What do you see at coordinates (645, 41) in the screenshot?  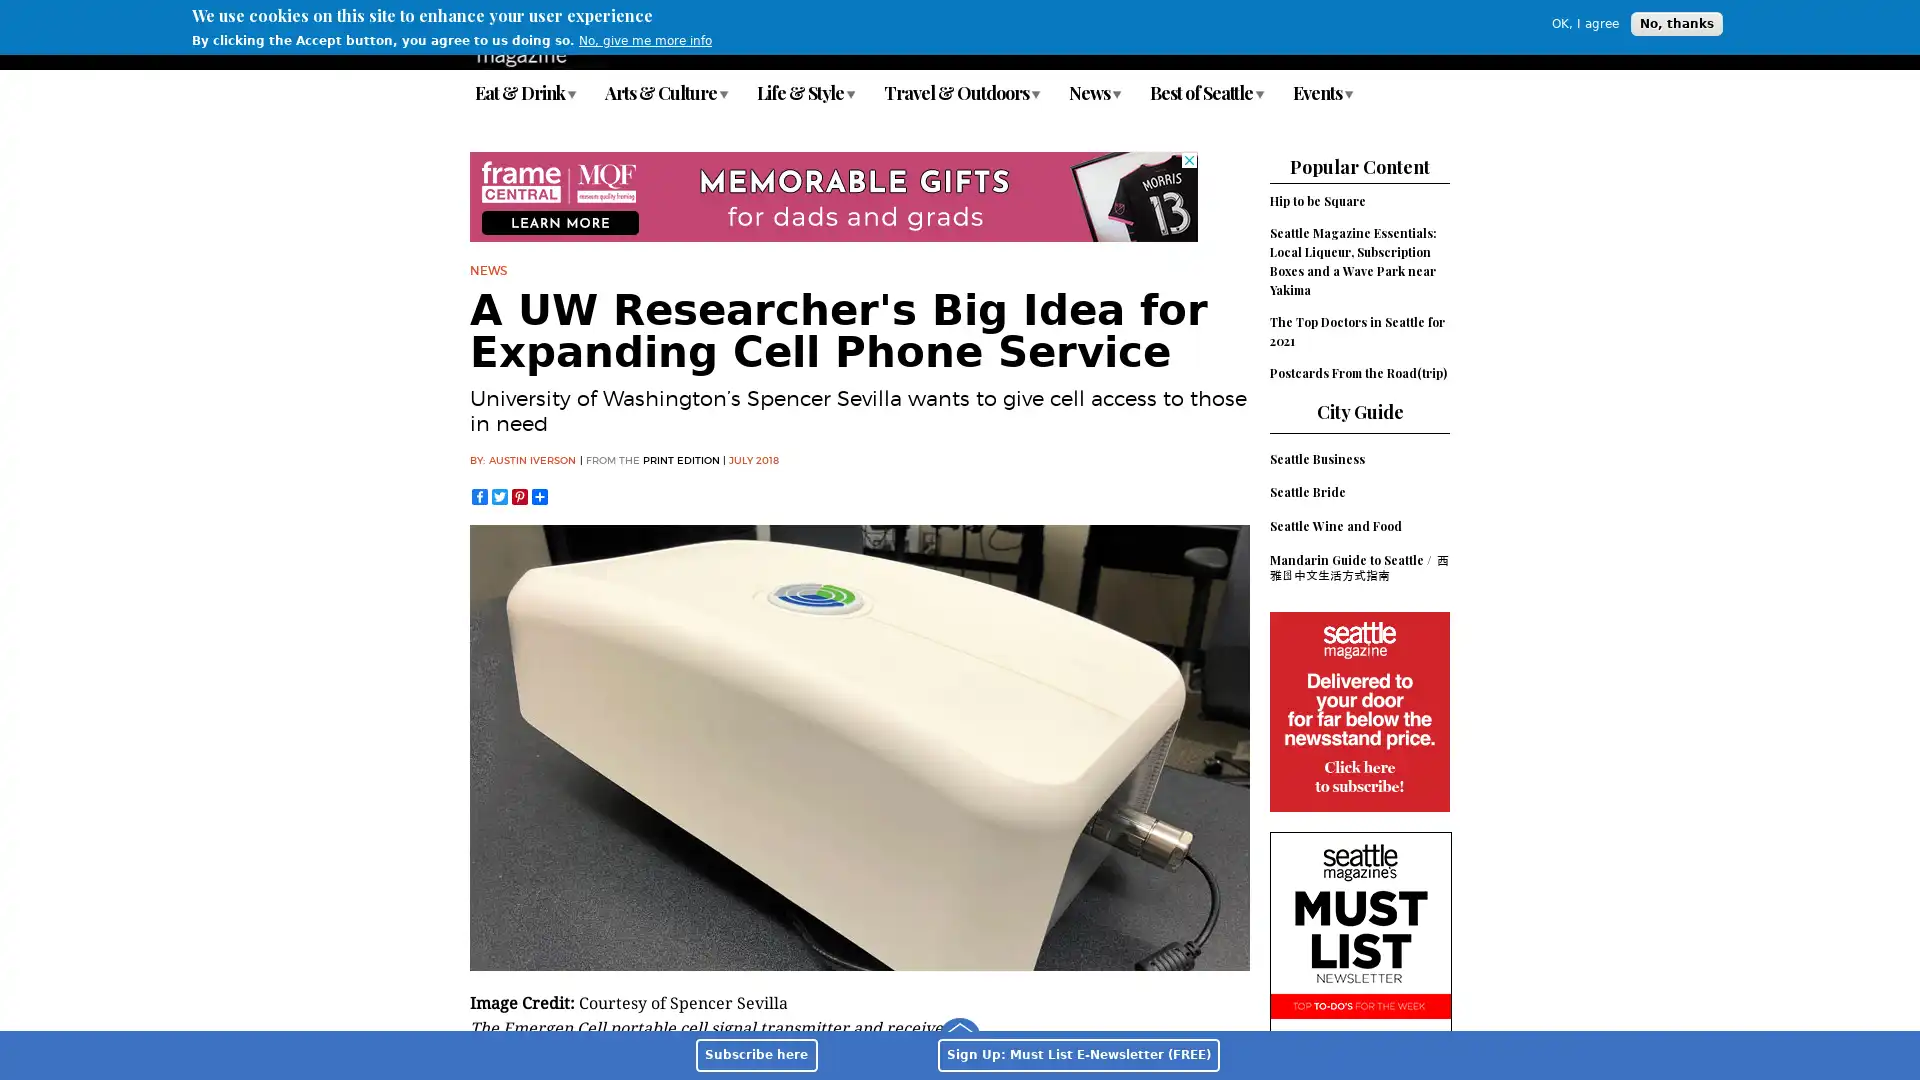 I see `No, give me more info` at bounding box center [645, 41].